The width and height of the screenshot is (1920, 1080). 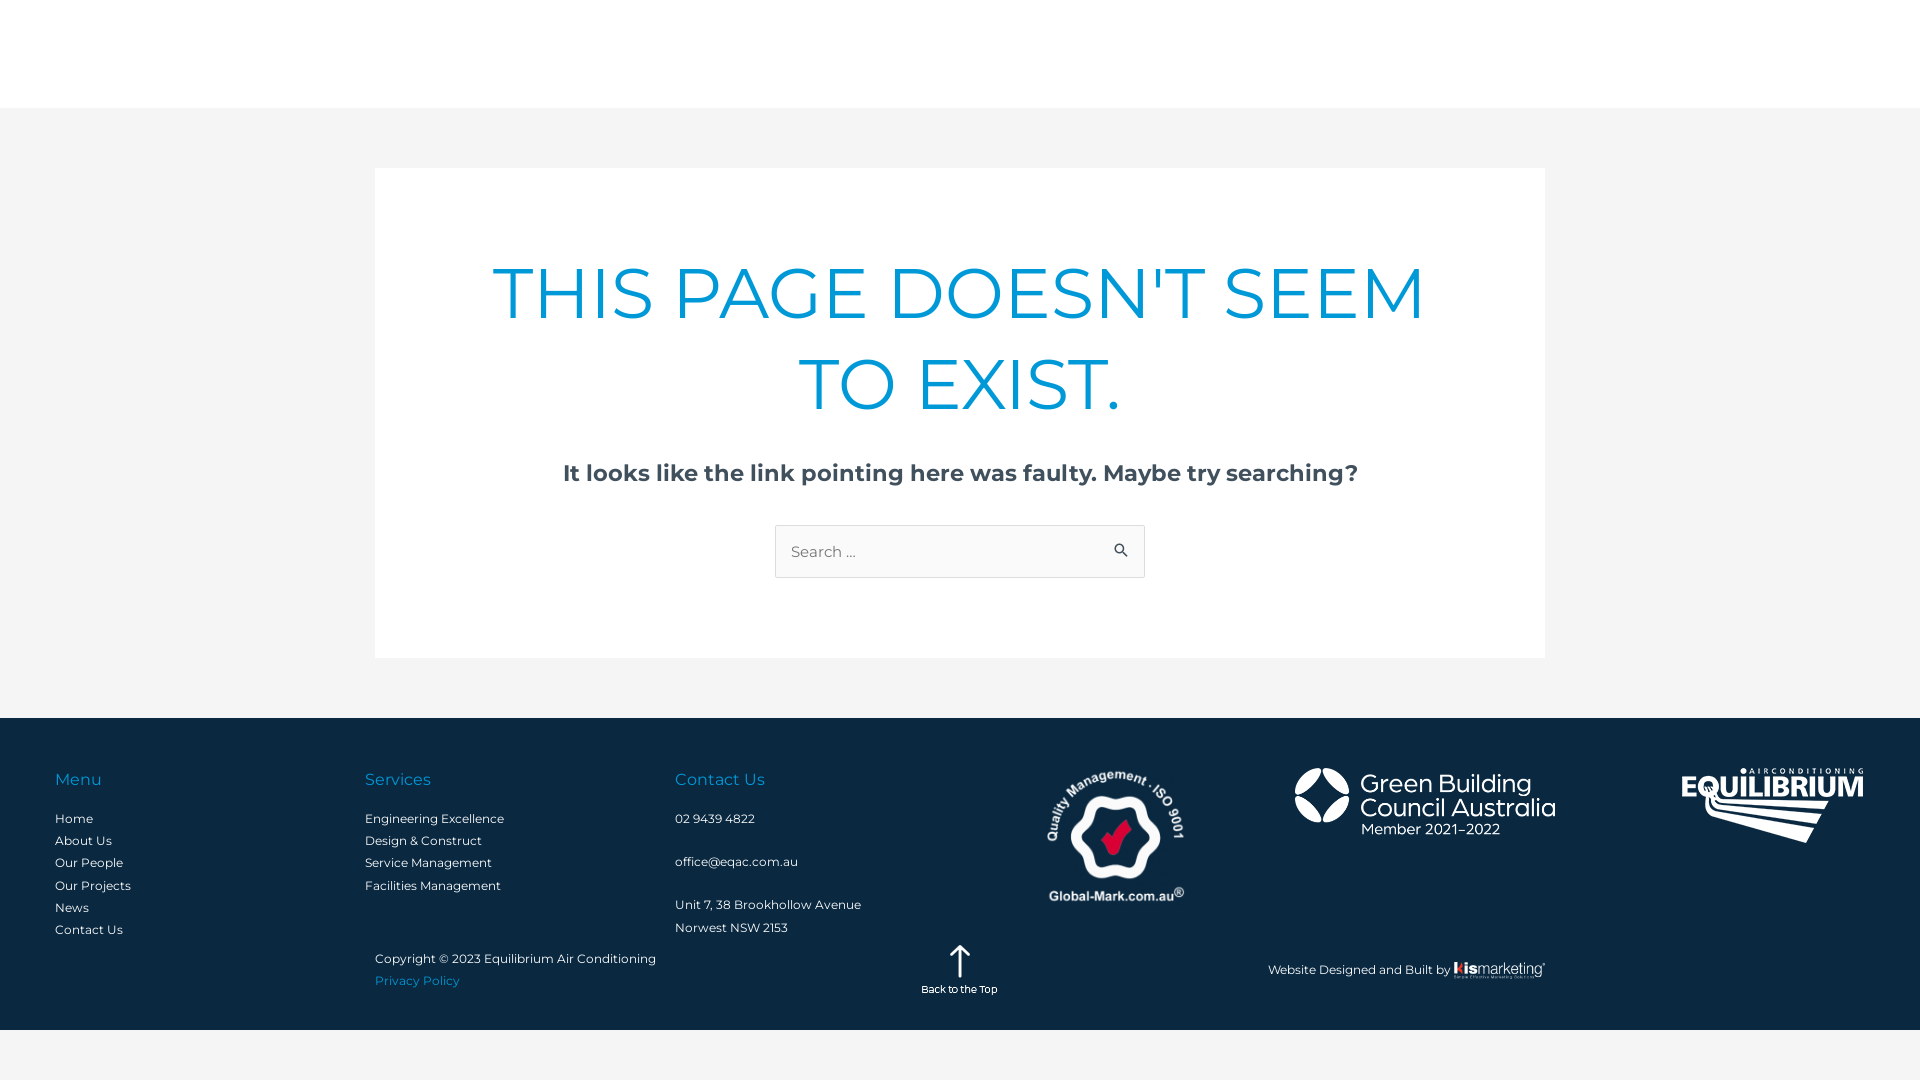 I want to click on 'Our People', so click(x=1479, y=53).